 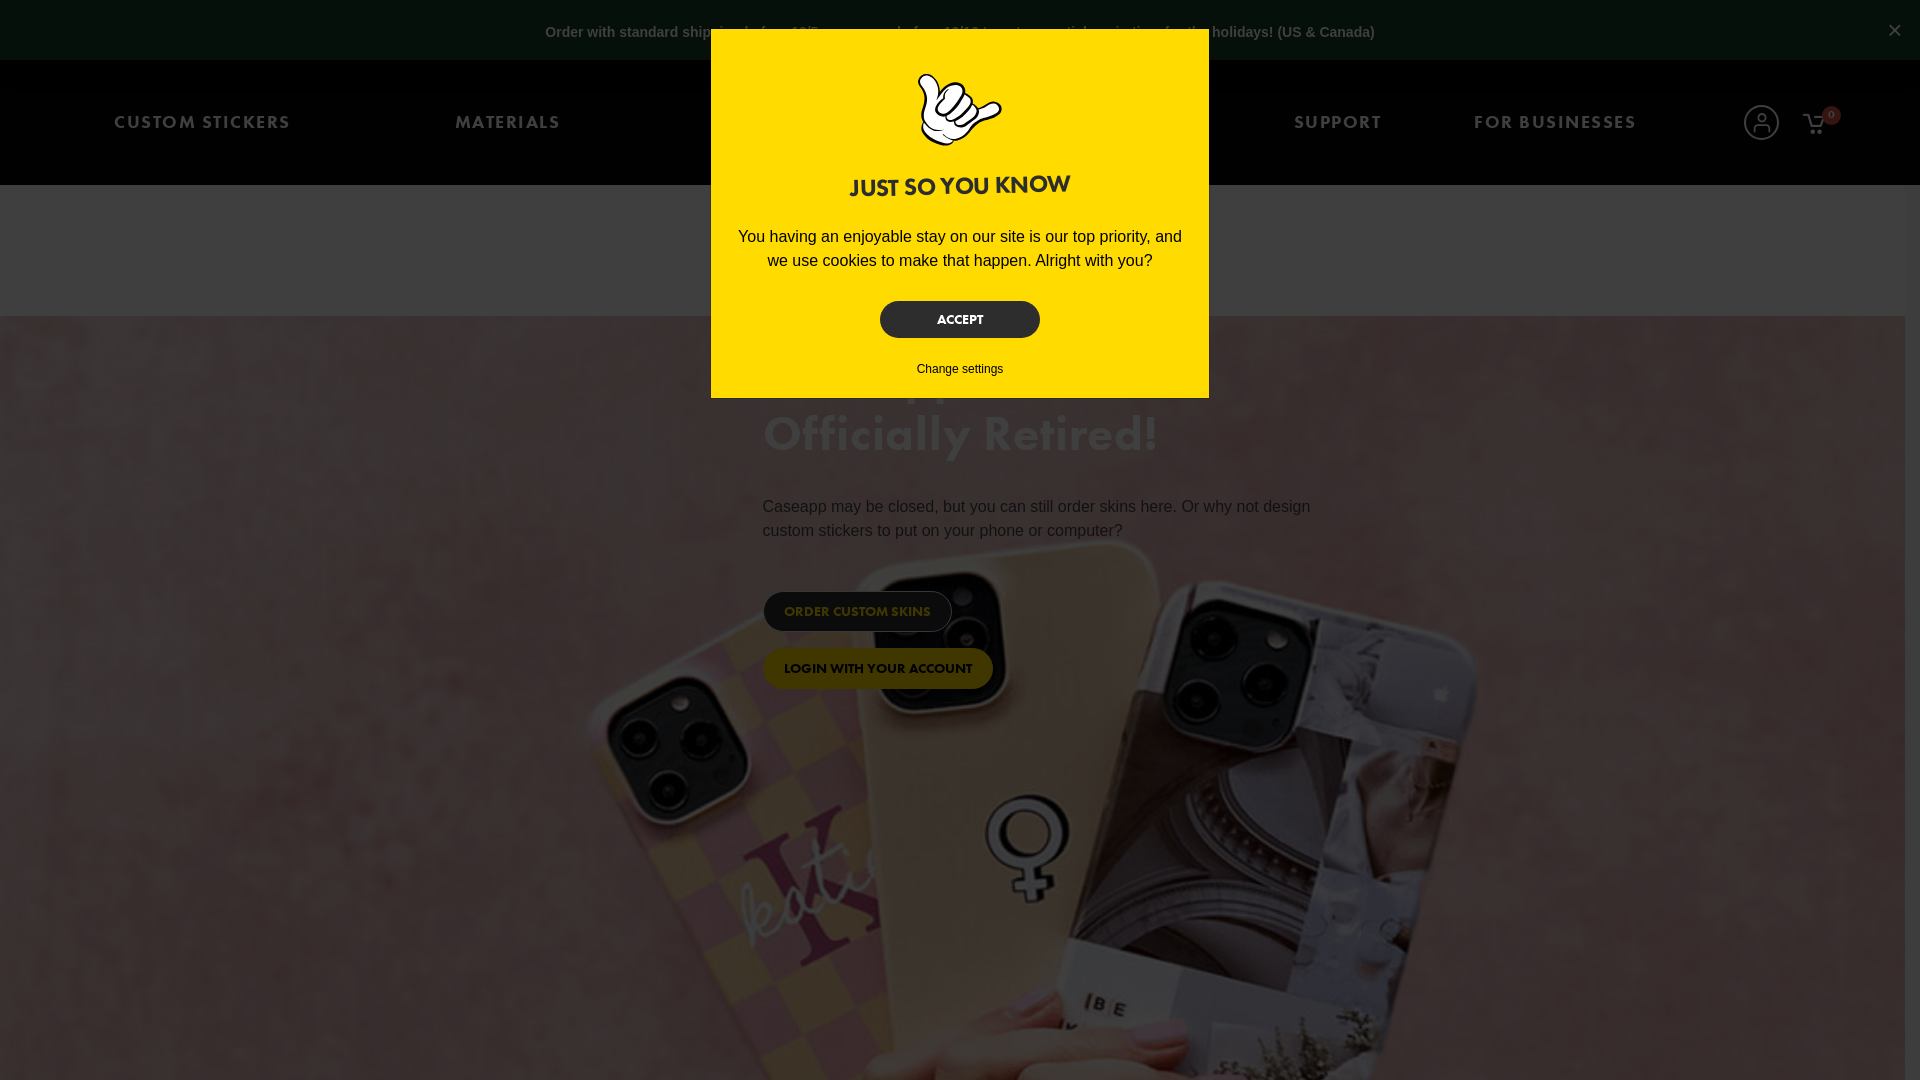 What do you see at coordinates (1338, 122) in the screenshot?
I see `'SUPPORT'` at bounding box center [1338, 122].